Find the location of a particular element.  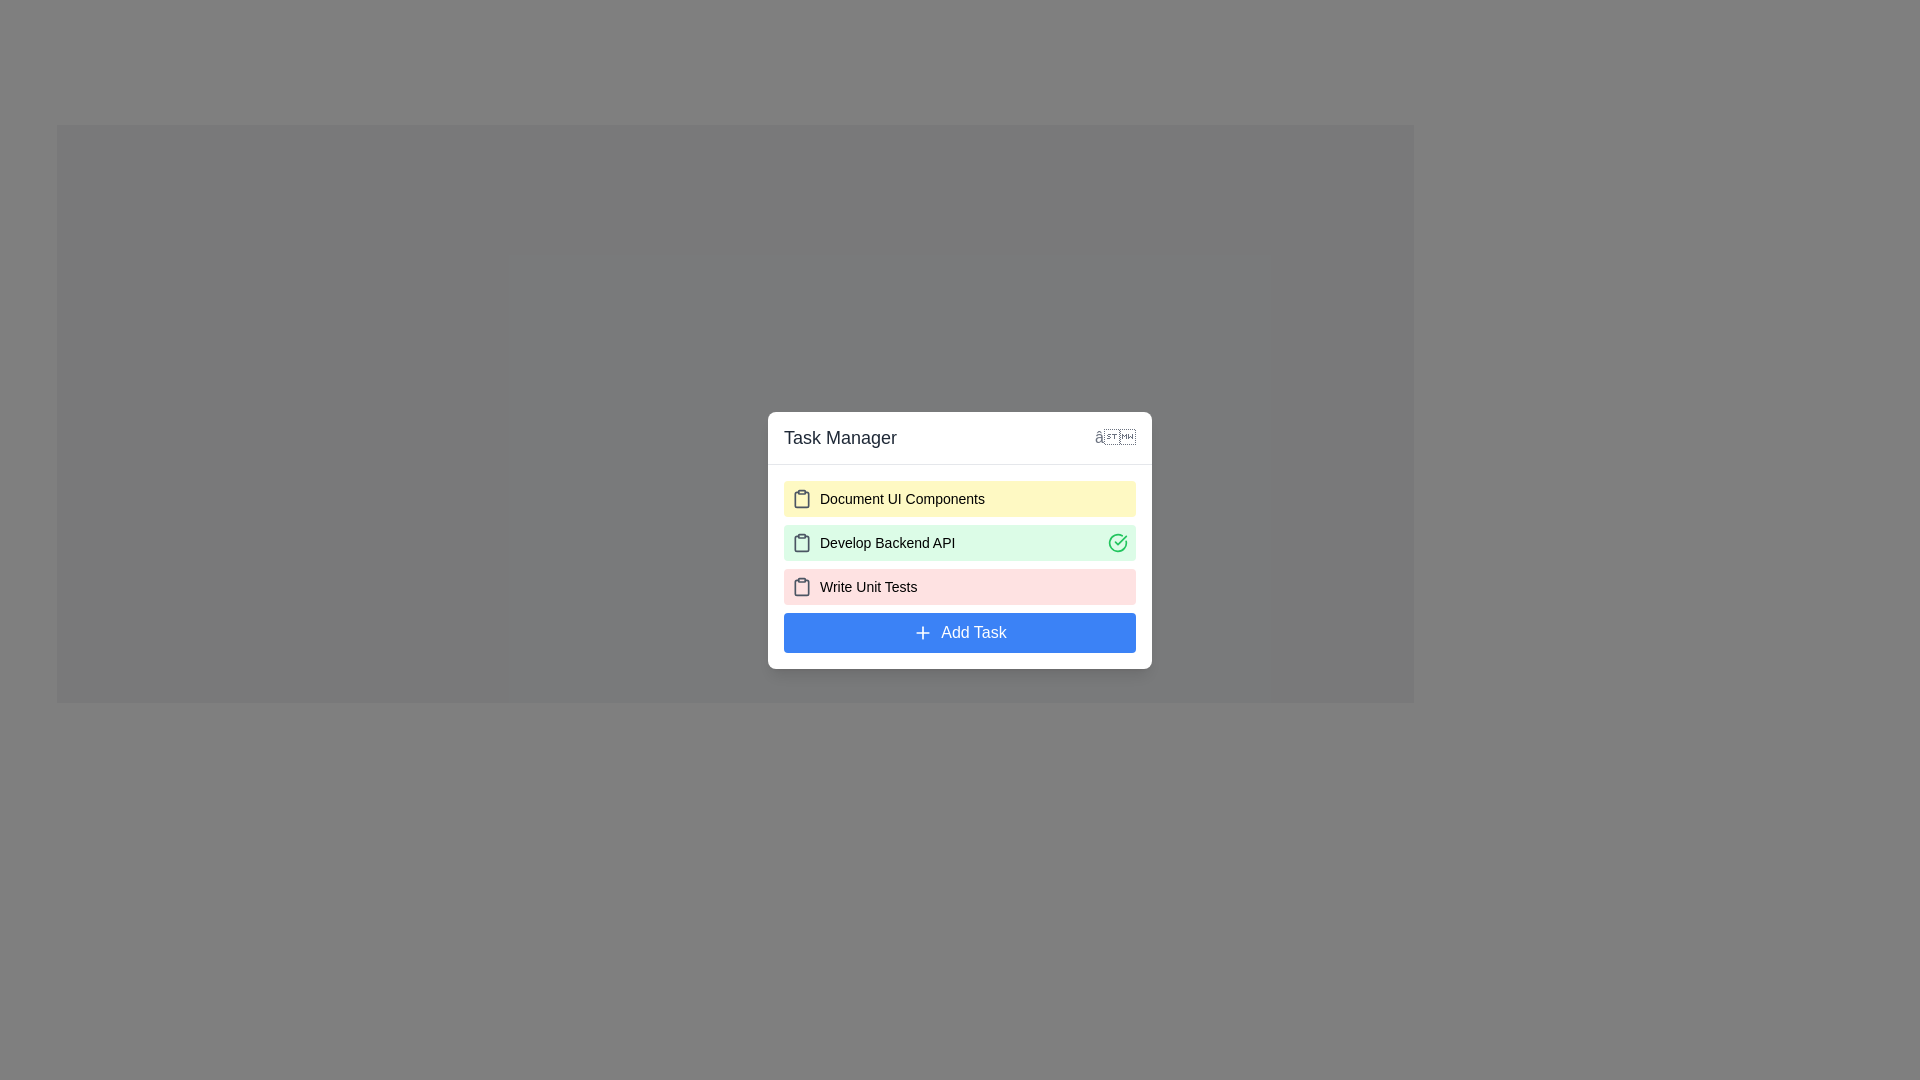

the text label element representing the task titled 'Develop Backend API', which is the second item in the list of tasks in the 'Task Manager' component is located at coordinates (873, 542).